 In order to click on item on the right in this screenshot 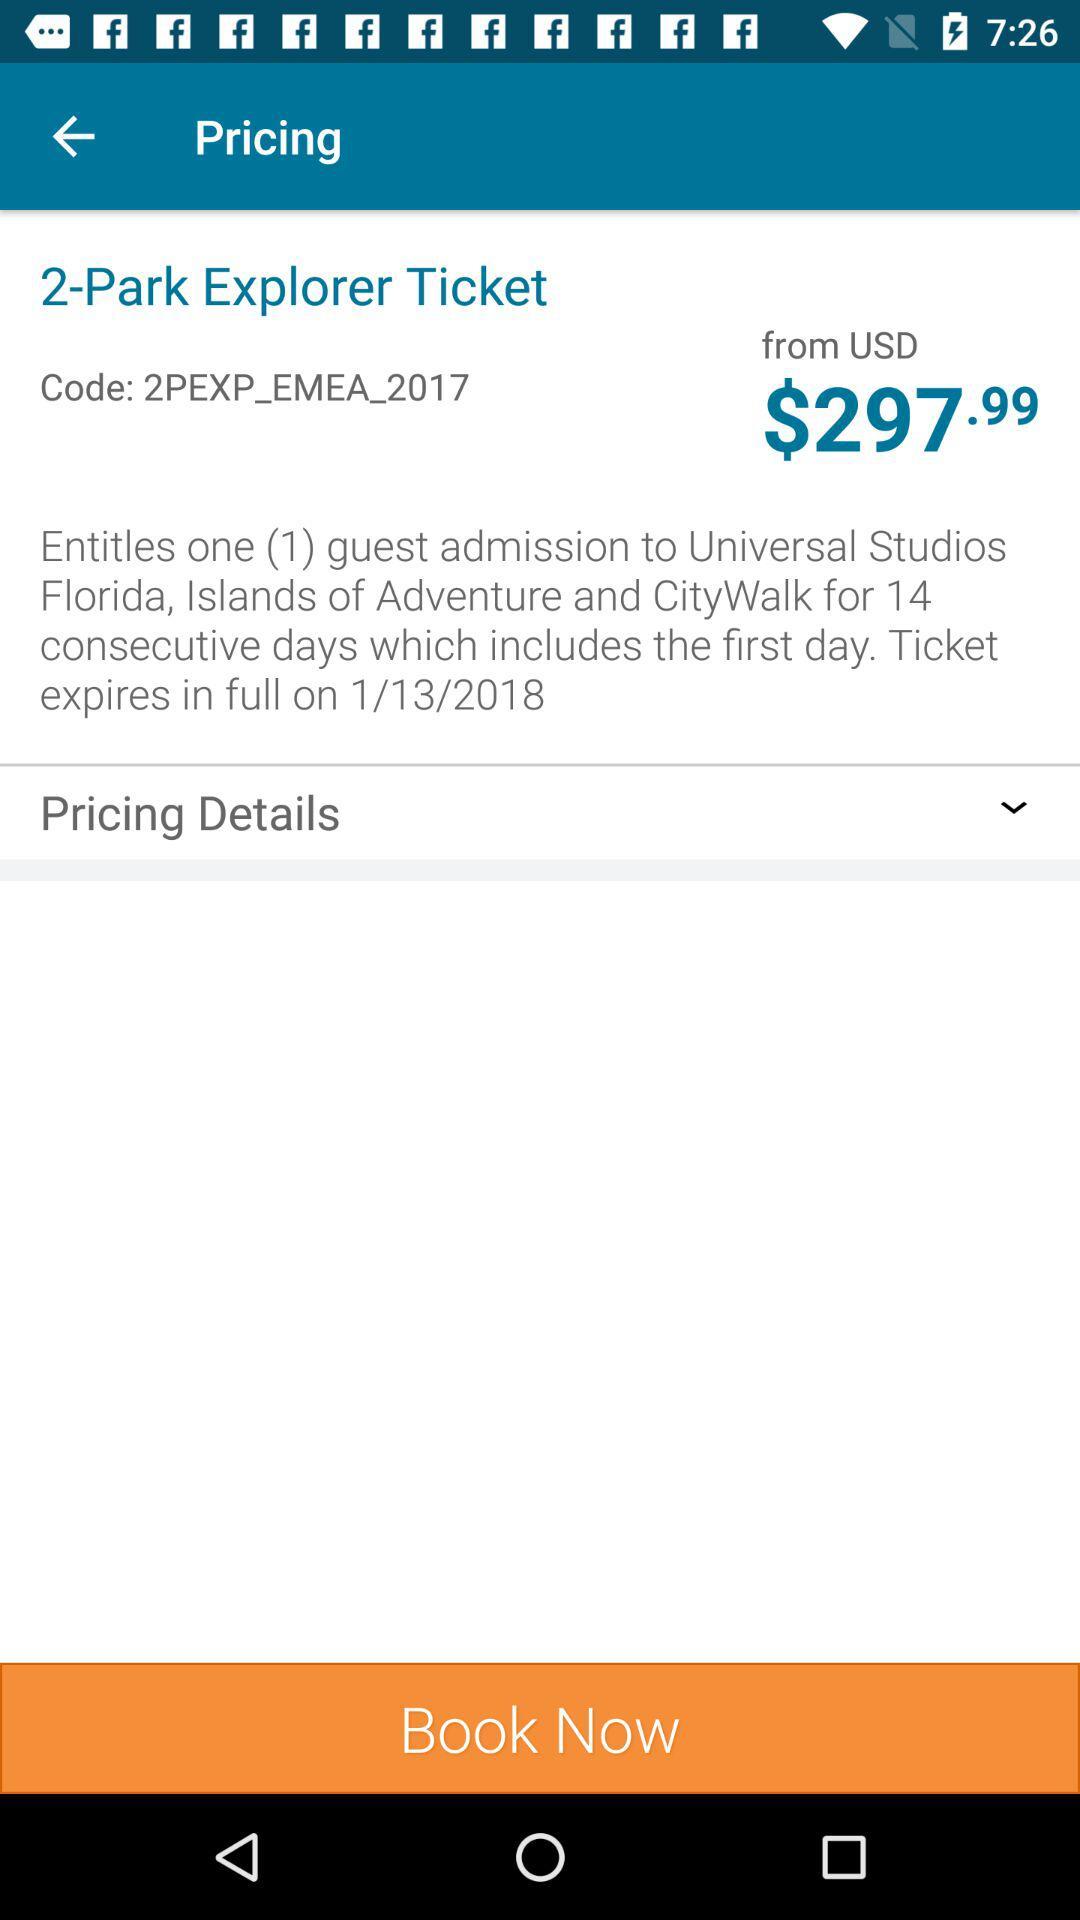, I will do `click(1014, 807)`.